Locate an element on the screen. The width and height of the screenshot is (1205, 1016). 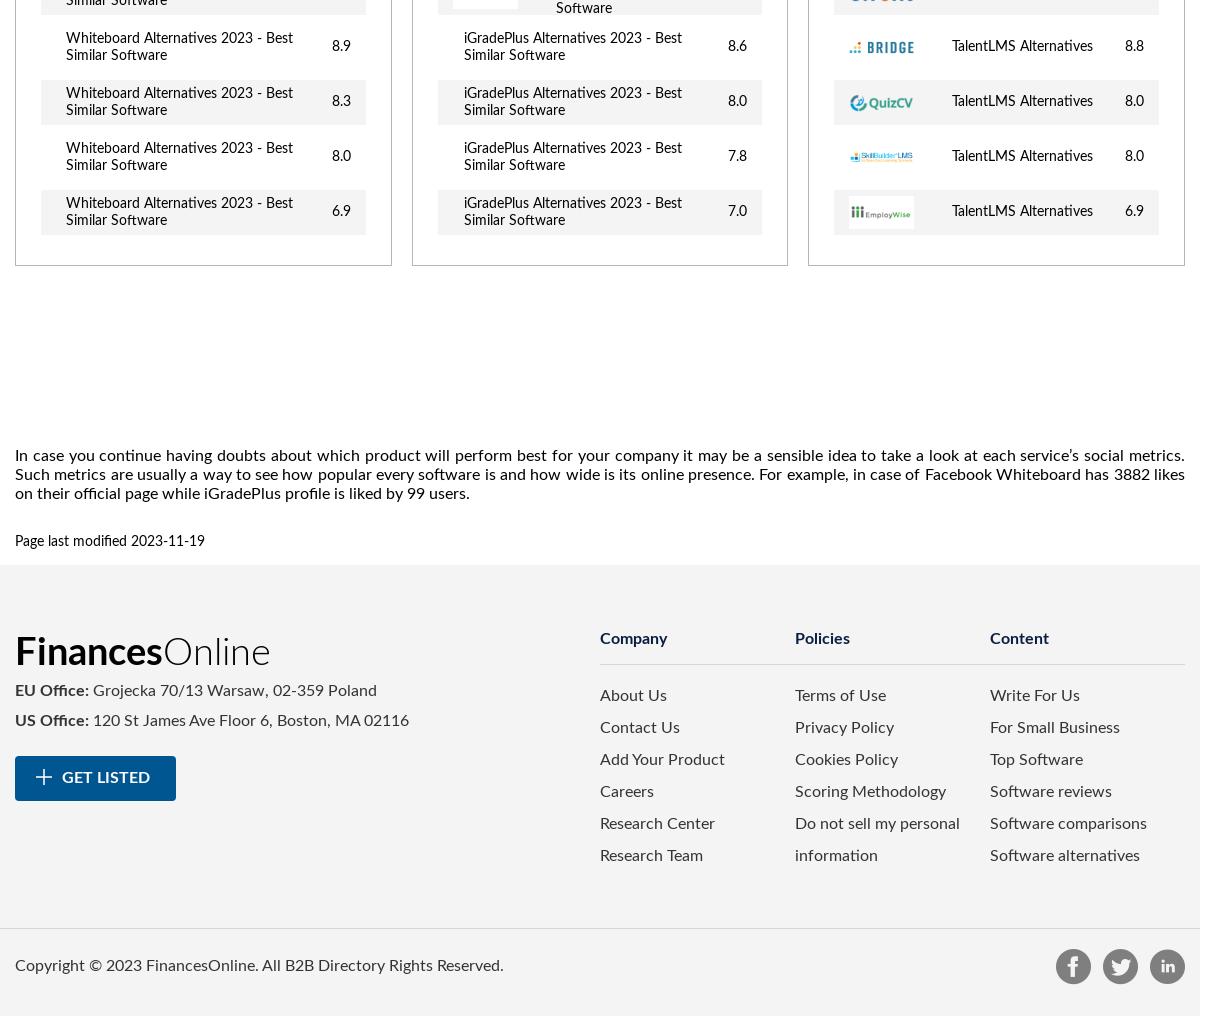
'Software reviews' is located at coordinates (1050, 790).